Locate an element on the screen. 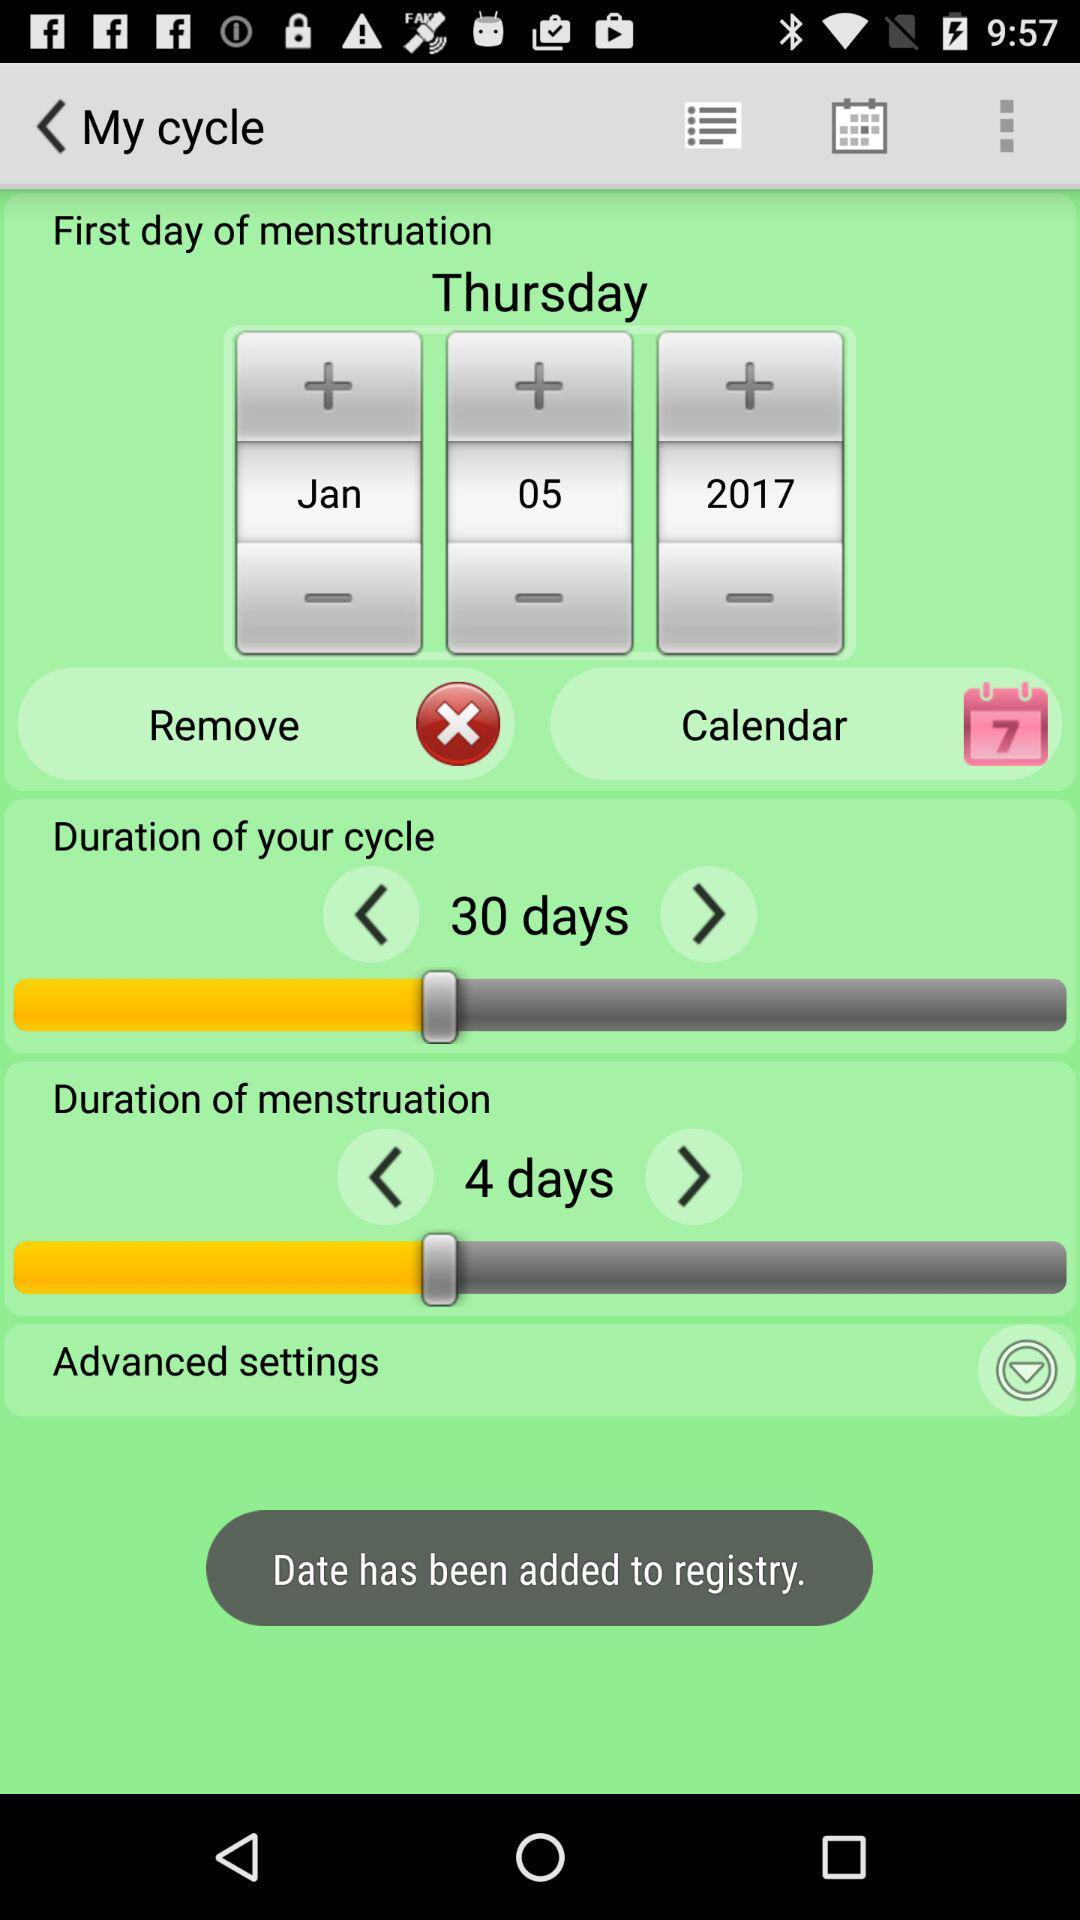 This screenshot has width=1080, height=1920. increase the number of days is located at coordinates (692, 1176).